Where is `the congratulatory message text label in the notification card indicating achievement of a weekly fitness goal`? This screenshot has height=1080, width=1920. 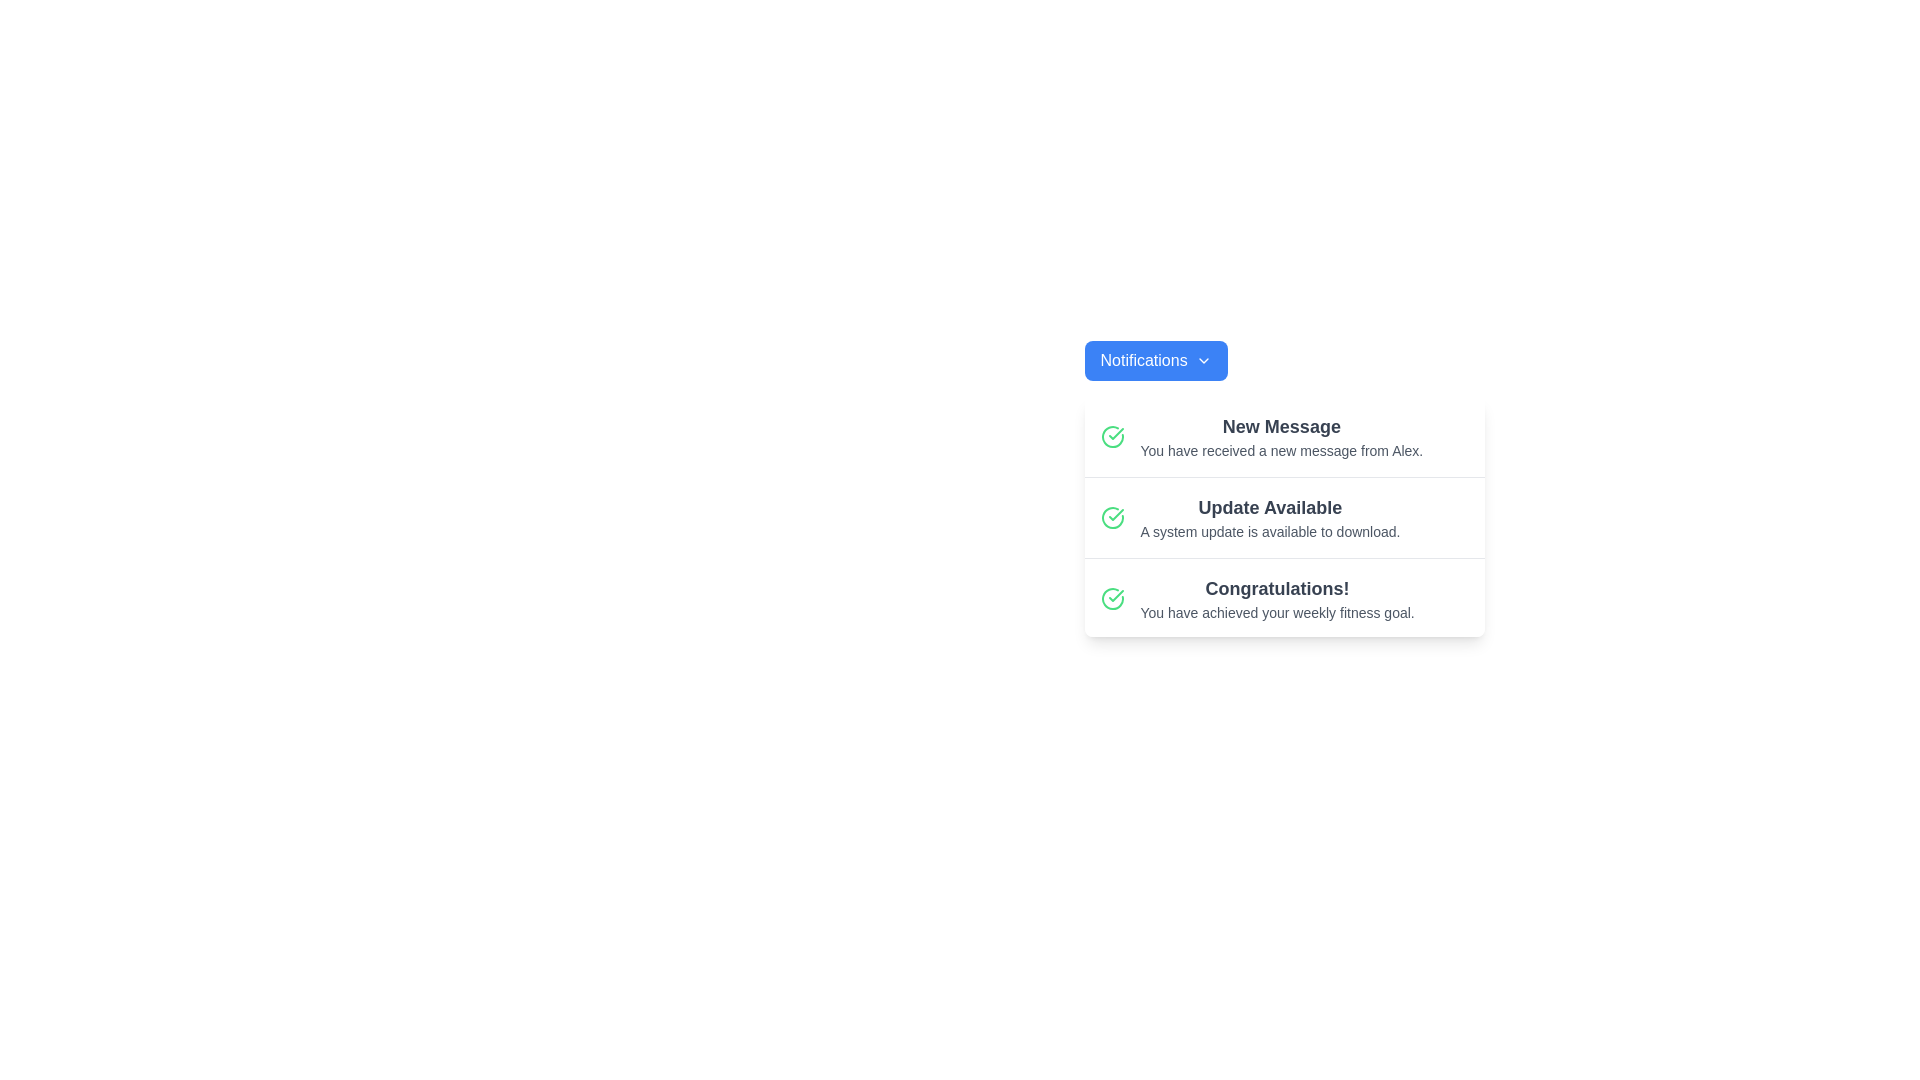 the congratulatory message text label in the notification card indicating achievement of a weekly fitness goal is located at coordinates (1276, 588).